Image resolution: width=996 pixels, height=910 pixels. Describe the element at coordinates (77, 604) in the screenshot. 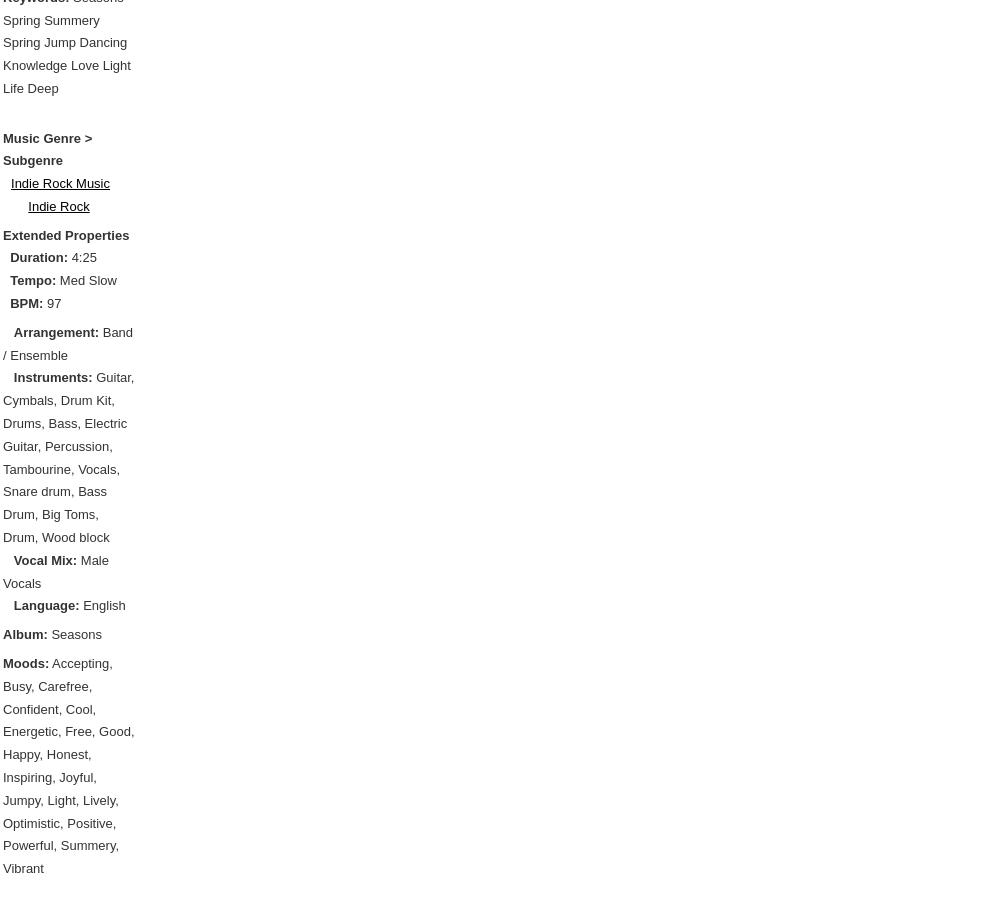

I see `'English'` at that location.